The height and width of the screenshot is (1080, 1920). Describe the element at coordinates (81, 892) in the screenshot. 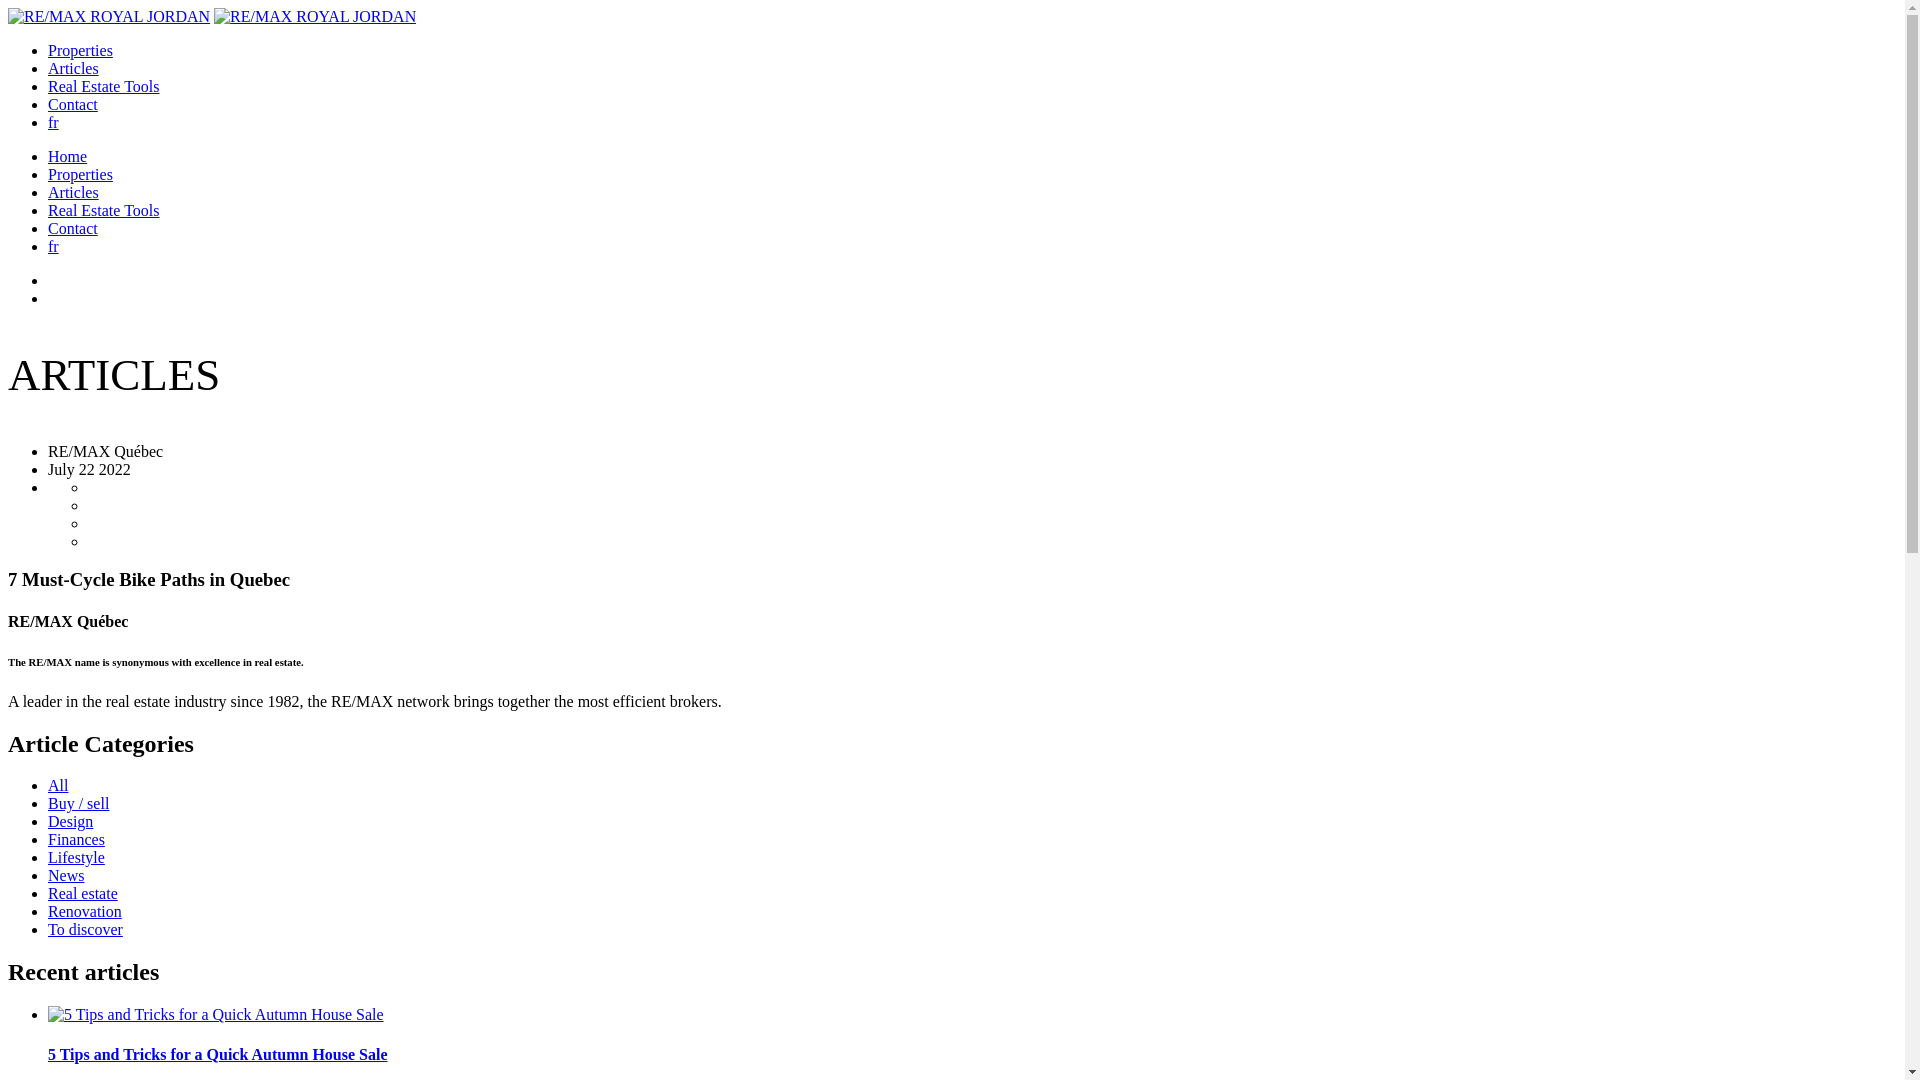

I see `'Real estate'` at that location.